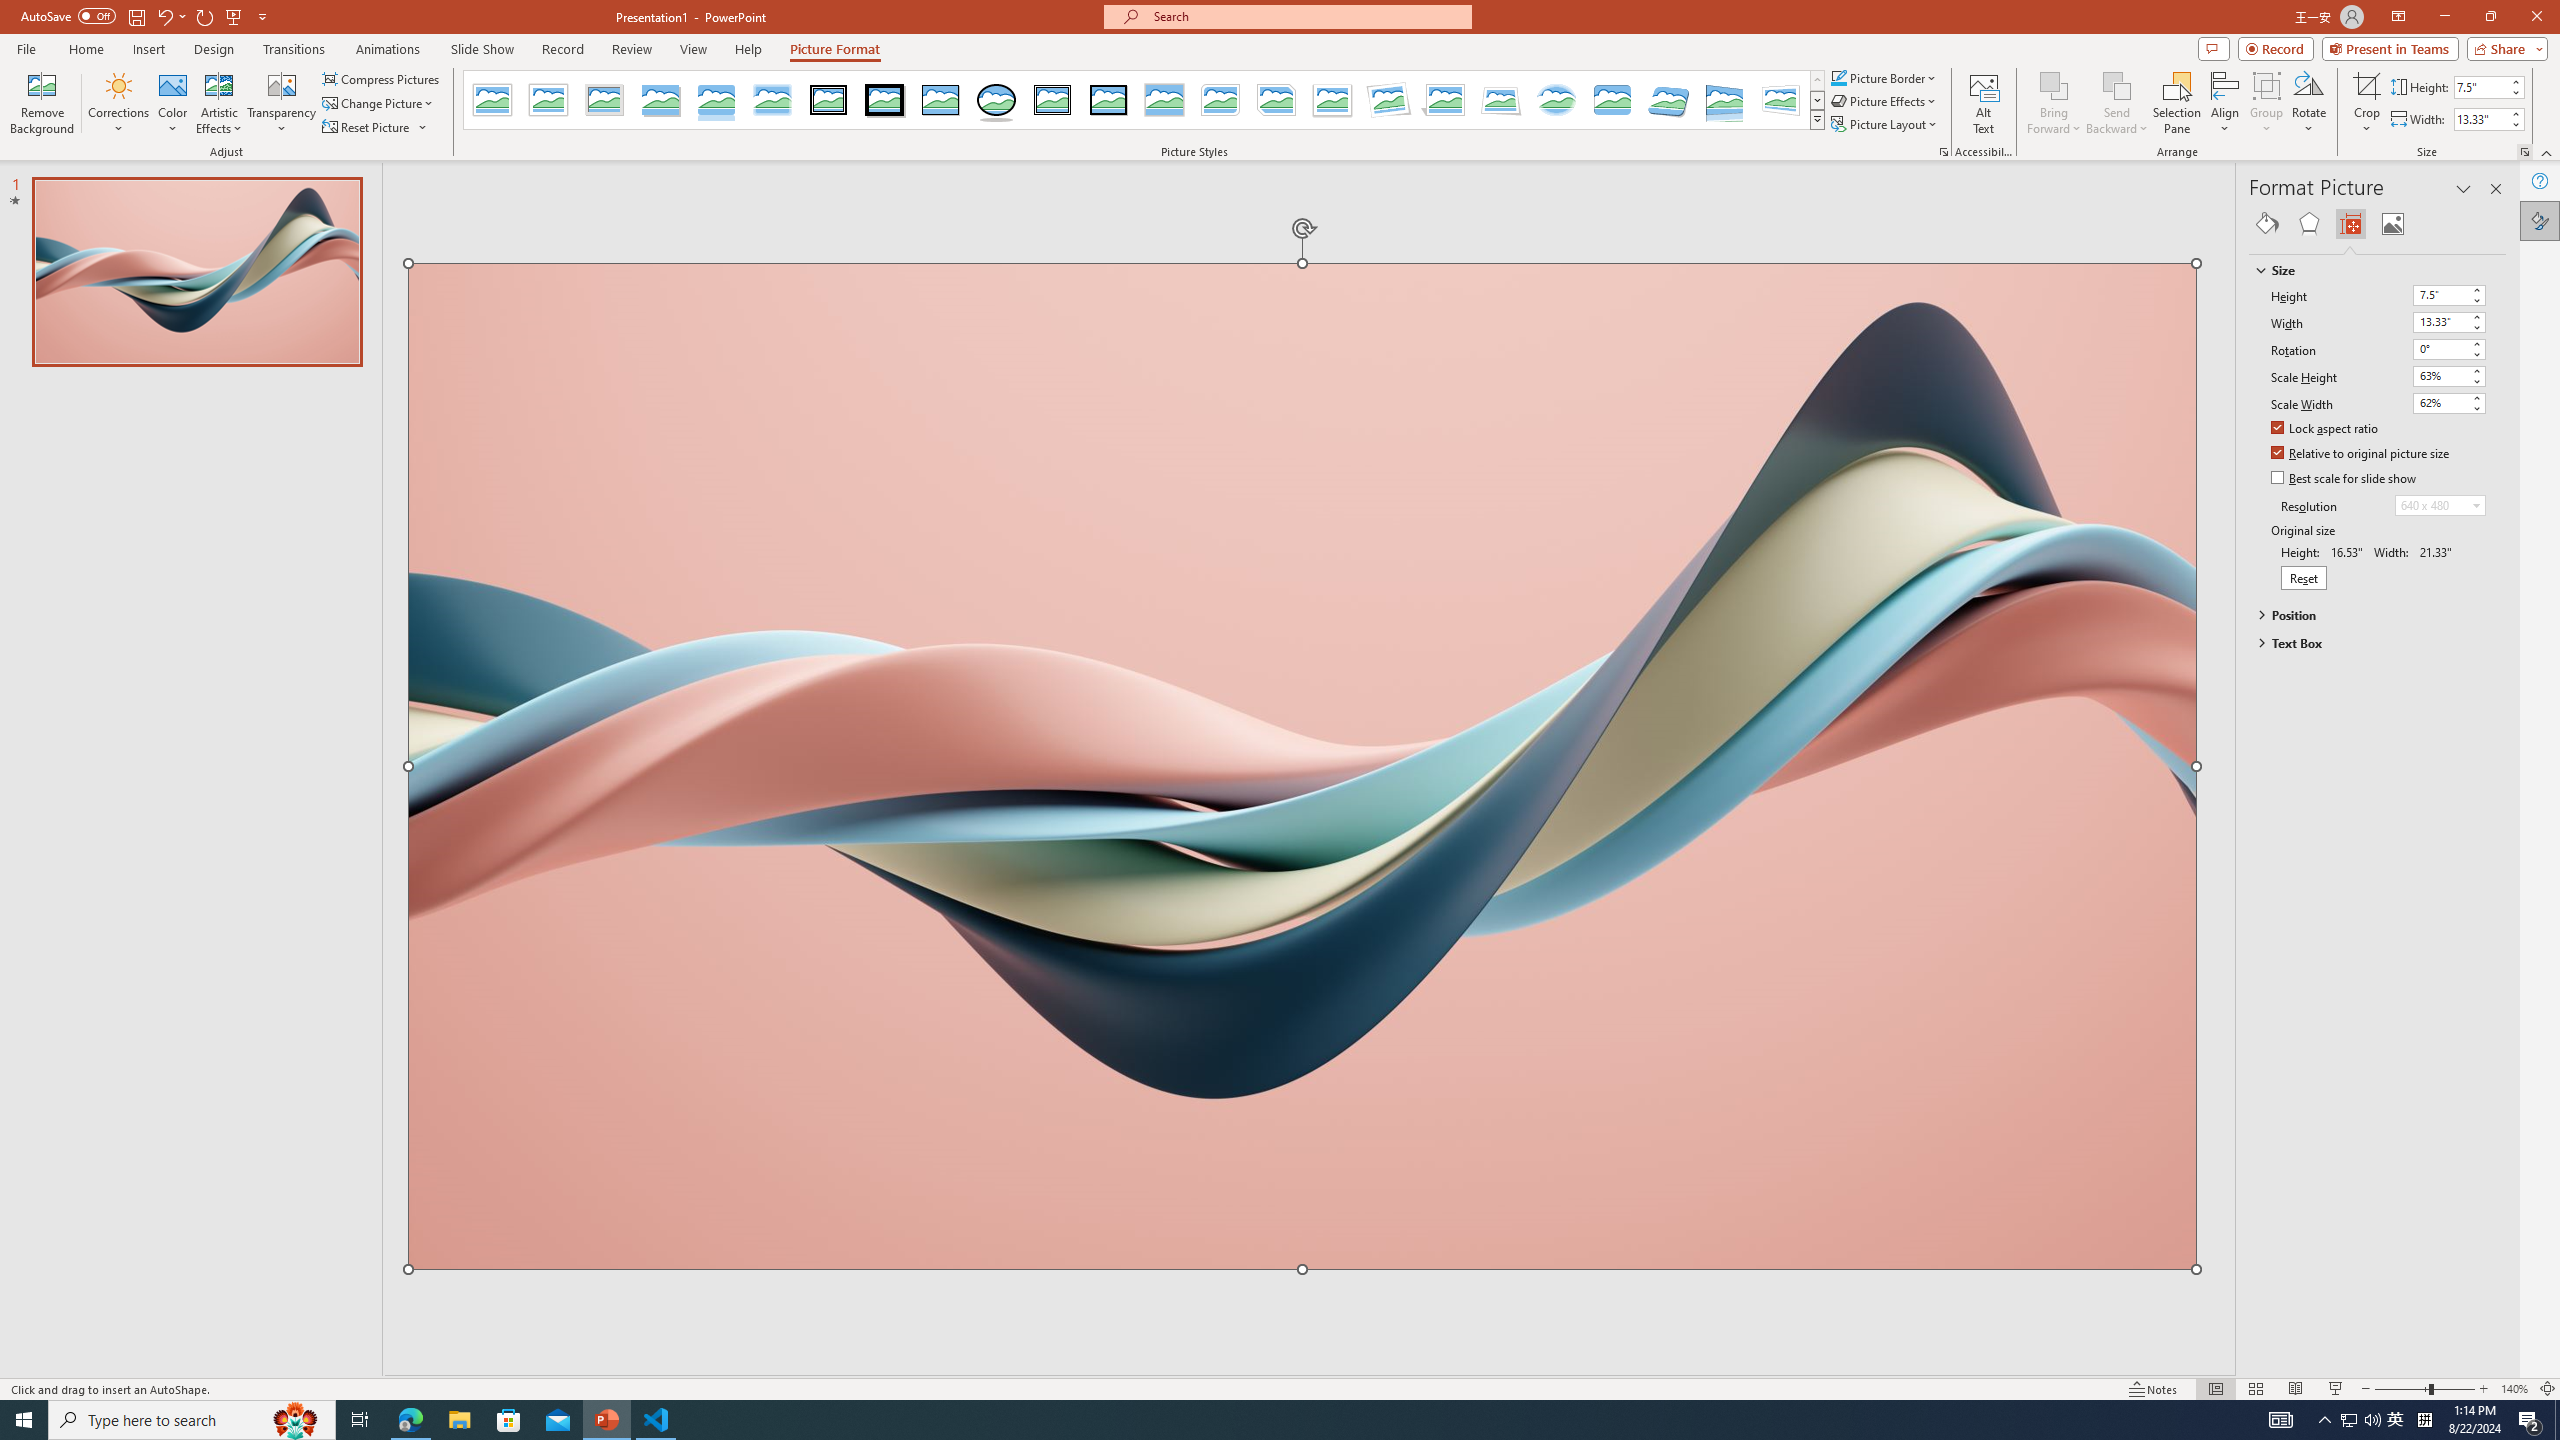  What do you see at coordinates (2295, 1389) in the screenshot?
I see `'Reading View'` at bounding box center [2295, 1389].